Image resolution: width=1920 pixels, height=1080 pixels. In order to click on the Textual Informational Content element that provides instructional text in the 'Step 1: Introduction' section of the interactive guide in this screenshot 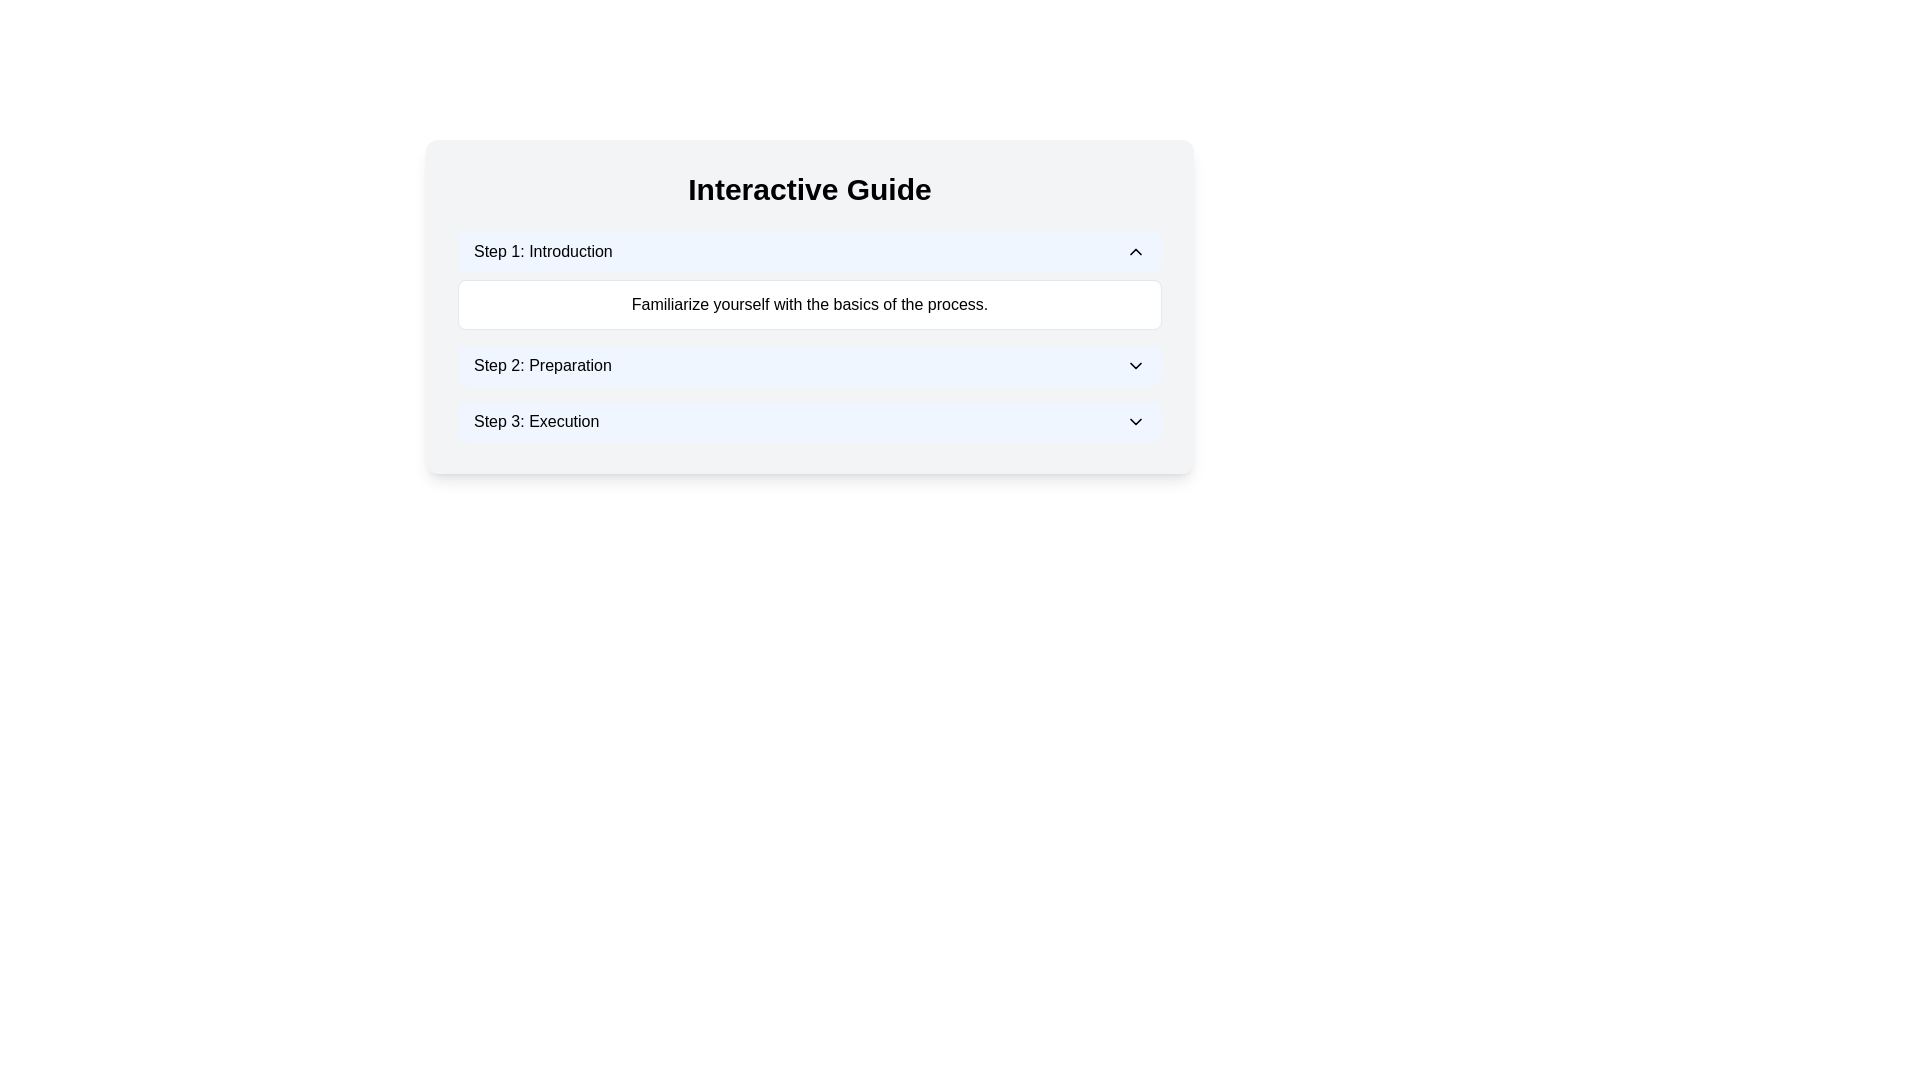, I will do `click(810, 304)`.